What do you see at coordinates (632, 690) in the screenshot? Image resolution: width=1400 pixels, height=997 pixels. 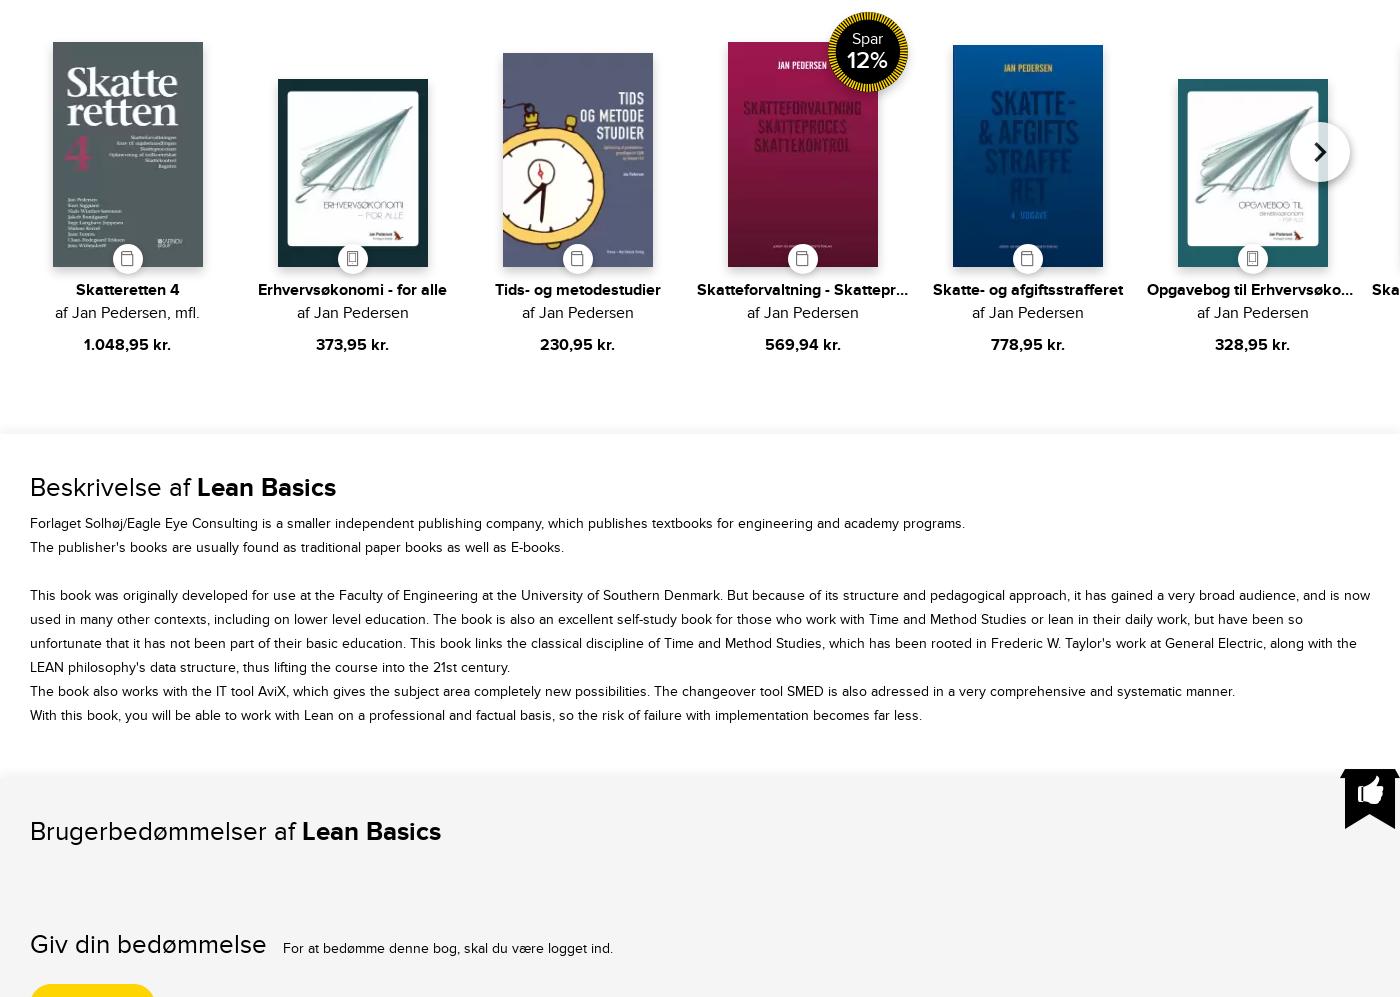 I see `'The book also works with the IT tool AviX, which gives the subject area completely new possibilities. The changeover tool SMED is also adressed in a very comprehensive and systematic manner.'` at bounding box center [632, 690].